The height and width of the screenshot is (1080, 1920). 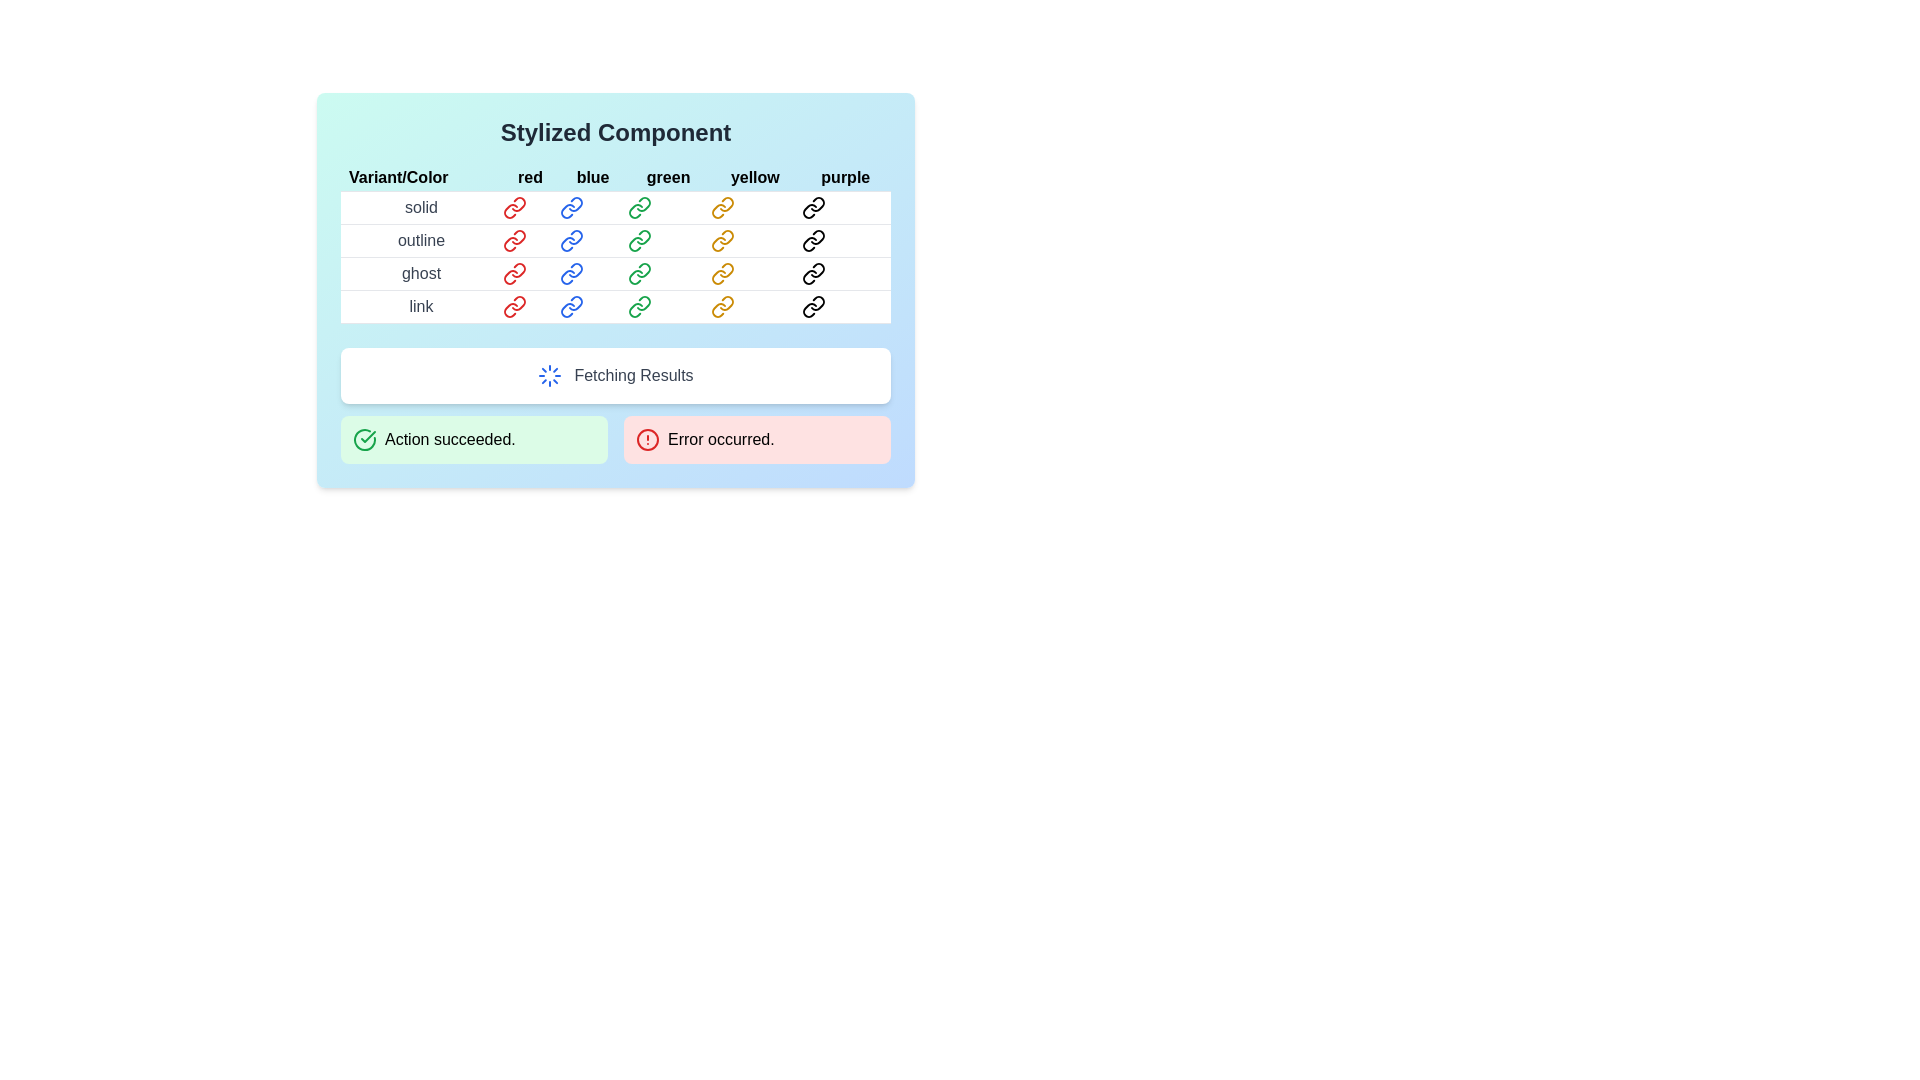 What do you see at coordinates (420, 239) in the screenshot?
I see `the text label that displays the word 'outline' in the first column of the second row in the table-like structure` at bounding box center [420, 239].